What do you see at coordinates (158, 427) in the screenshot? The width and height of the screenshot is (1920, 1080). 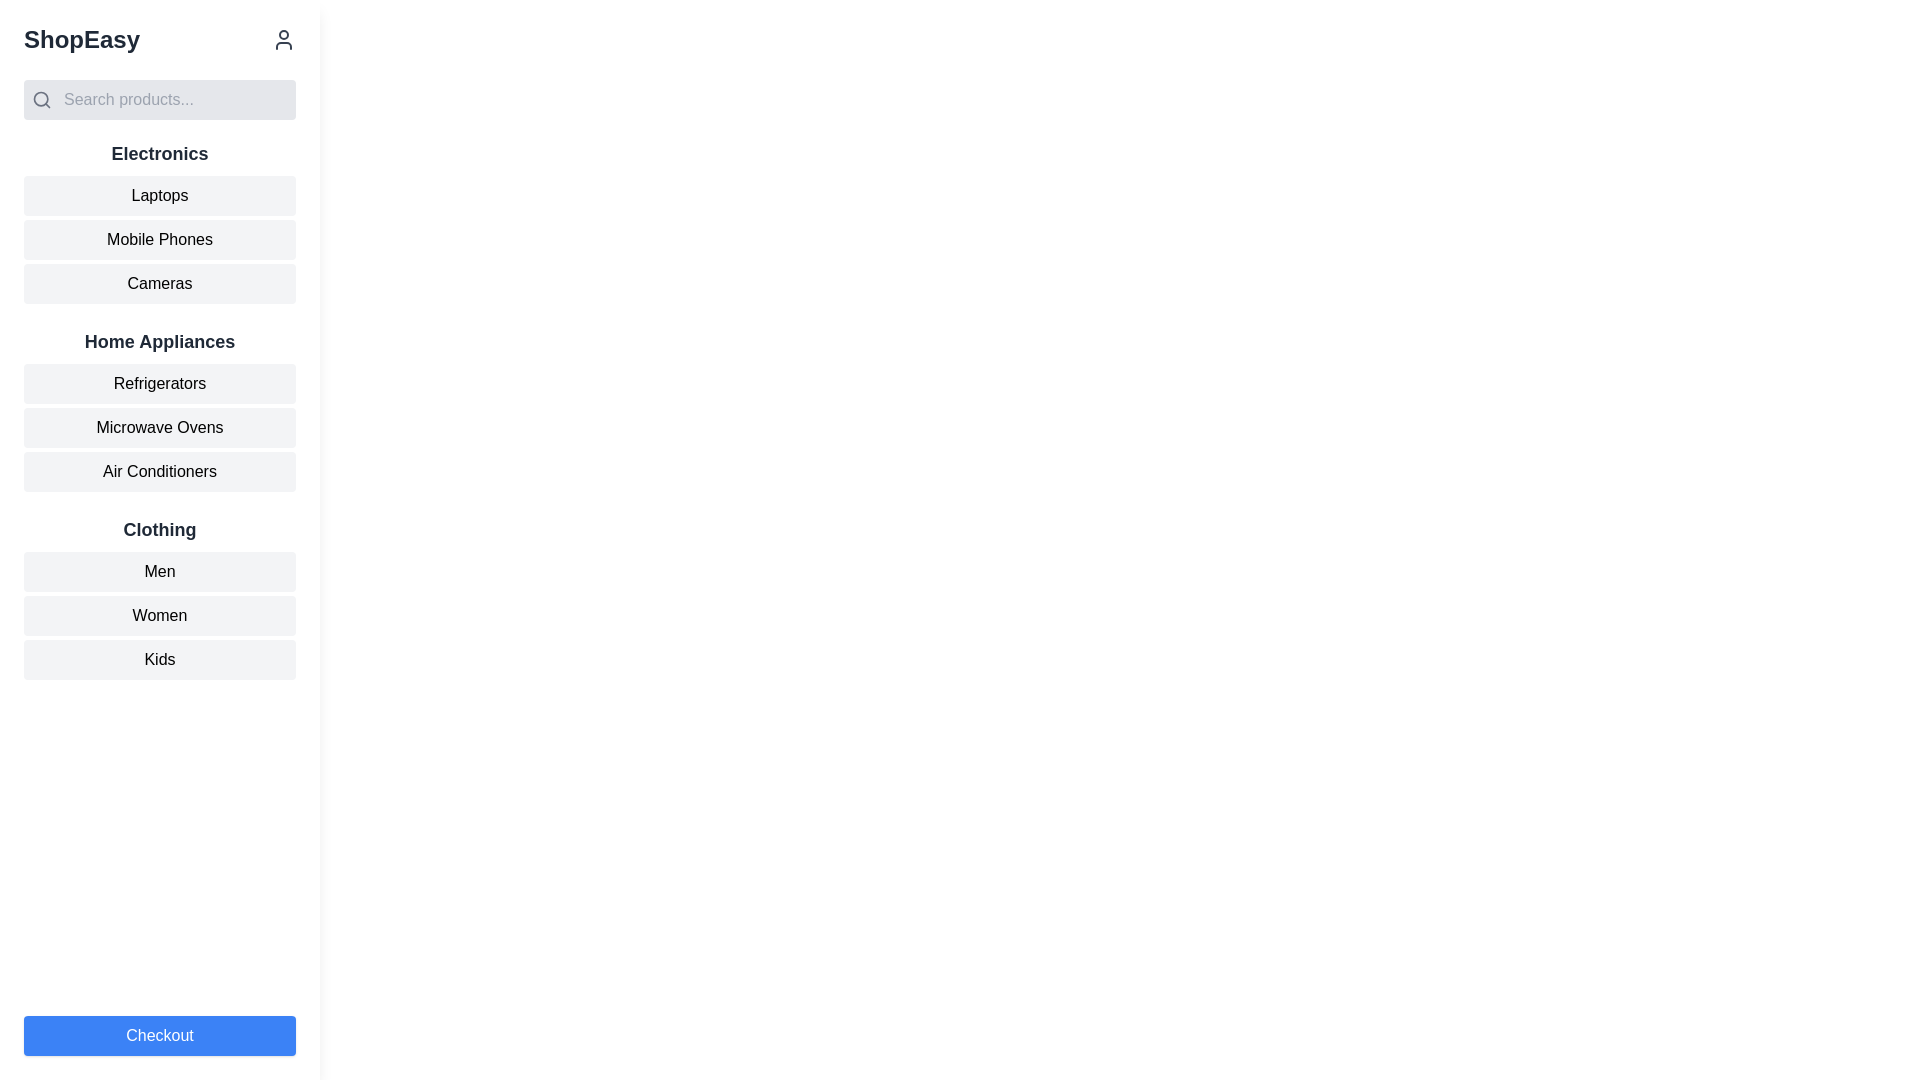 I see `the 'Microwave Ovens' category button, which is the second item in the vertical list under 'Home Appliances' in the left panel` at bounding box center [158, 427].